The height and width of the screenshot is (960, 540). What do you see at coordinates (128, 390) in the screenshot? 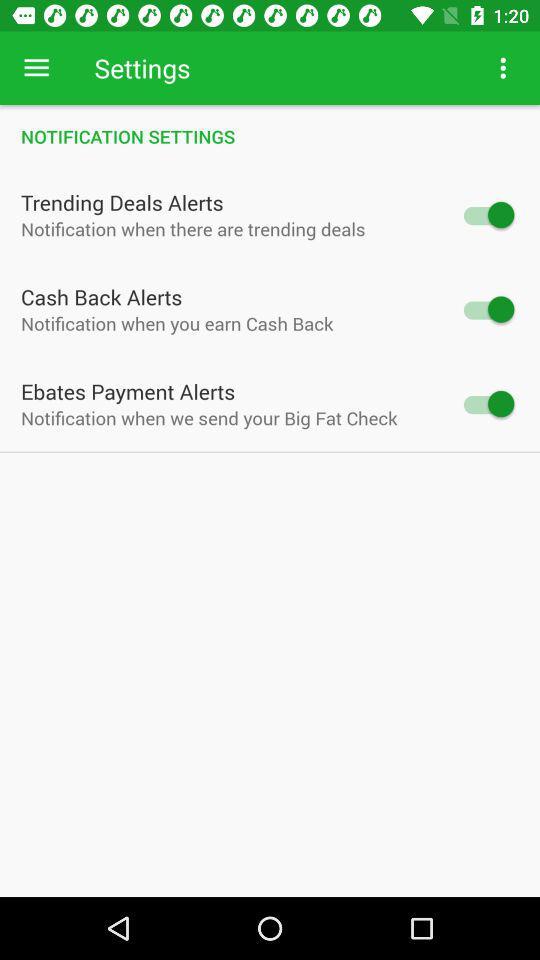
I see `icon above notification when we` at bounding box center [128, 390].